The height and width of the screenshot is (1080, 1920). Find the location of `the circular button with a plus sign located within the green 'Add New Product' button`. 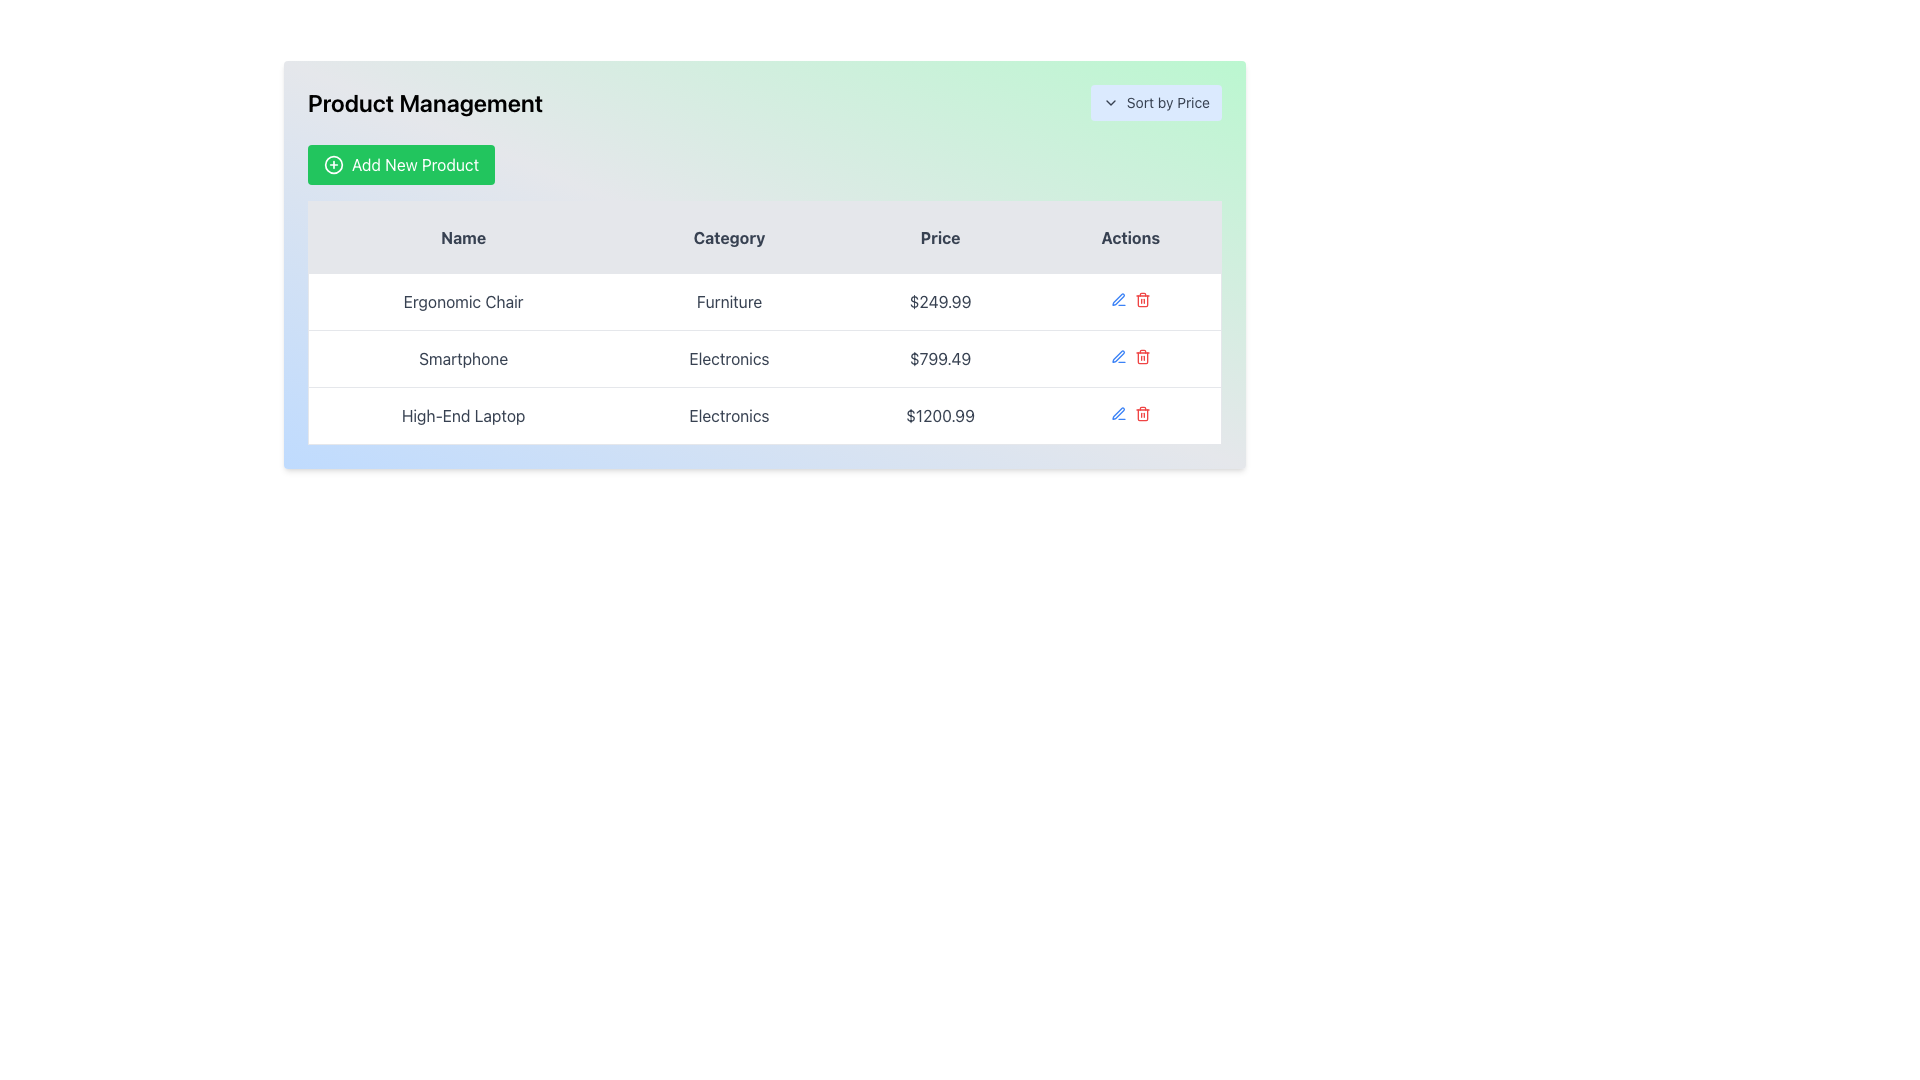

the circular button with a plus sign located within the green 'Add New Product' button is located at coordinates (334, 164).